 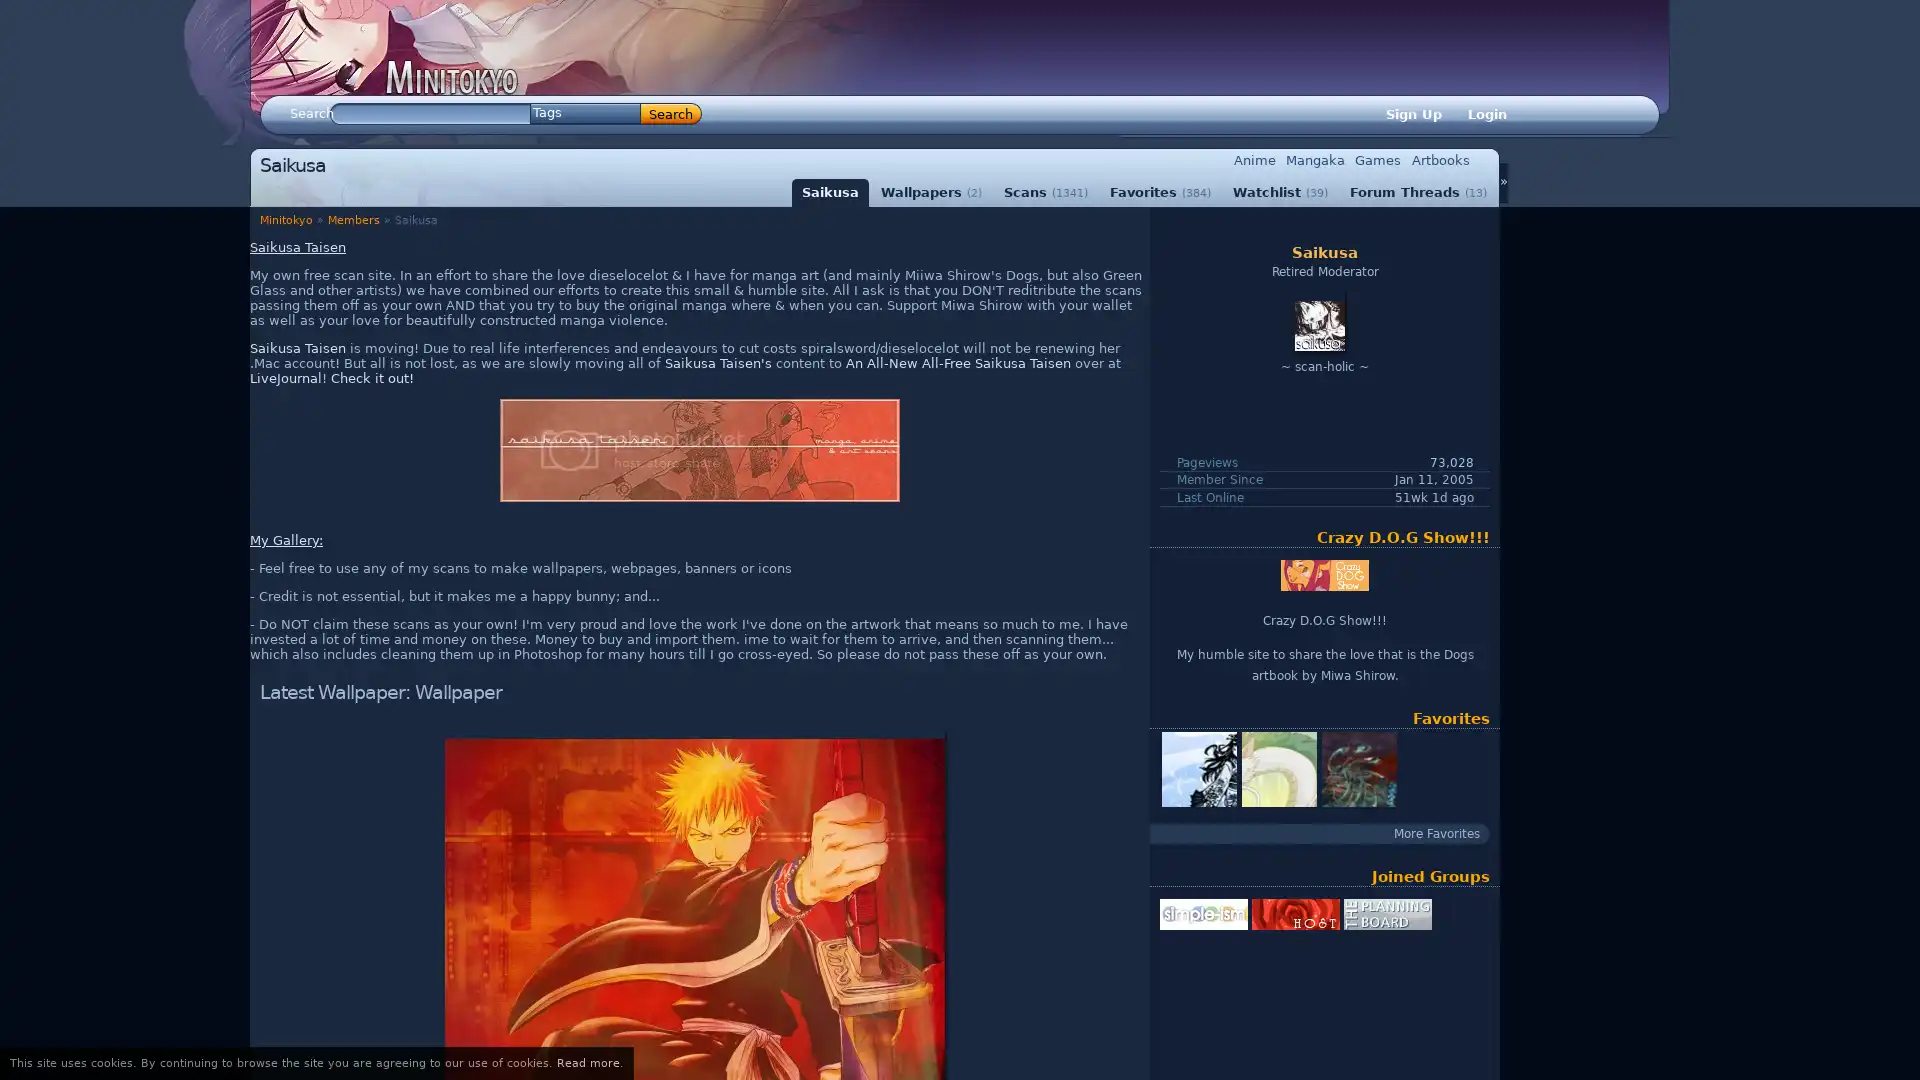 What do you see at coordinates (671, 114) in the screenshot?
I see `Search` at bounding box center [671, 114].